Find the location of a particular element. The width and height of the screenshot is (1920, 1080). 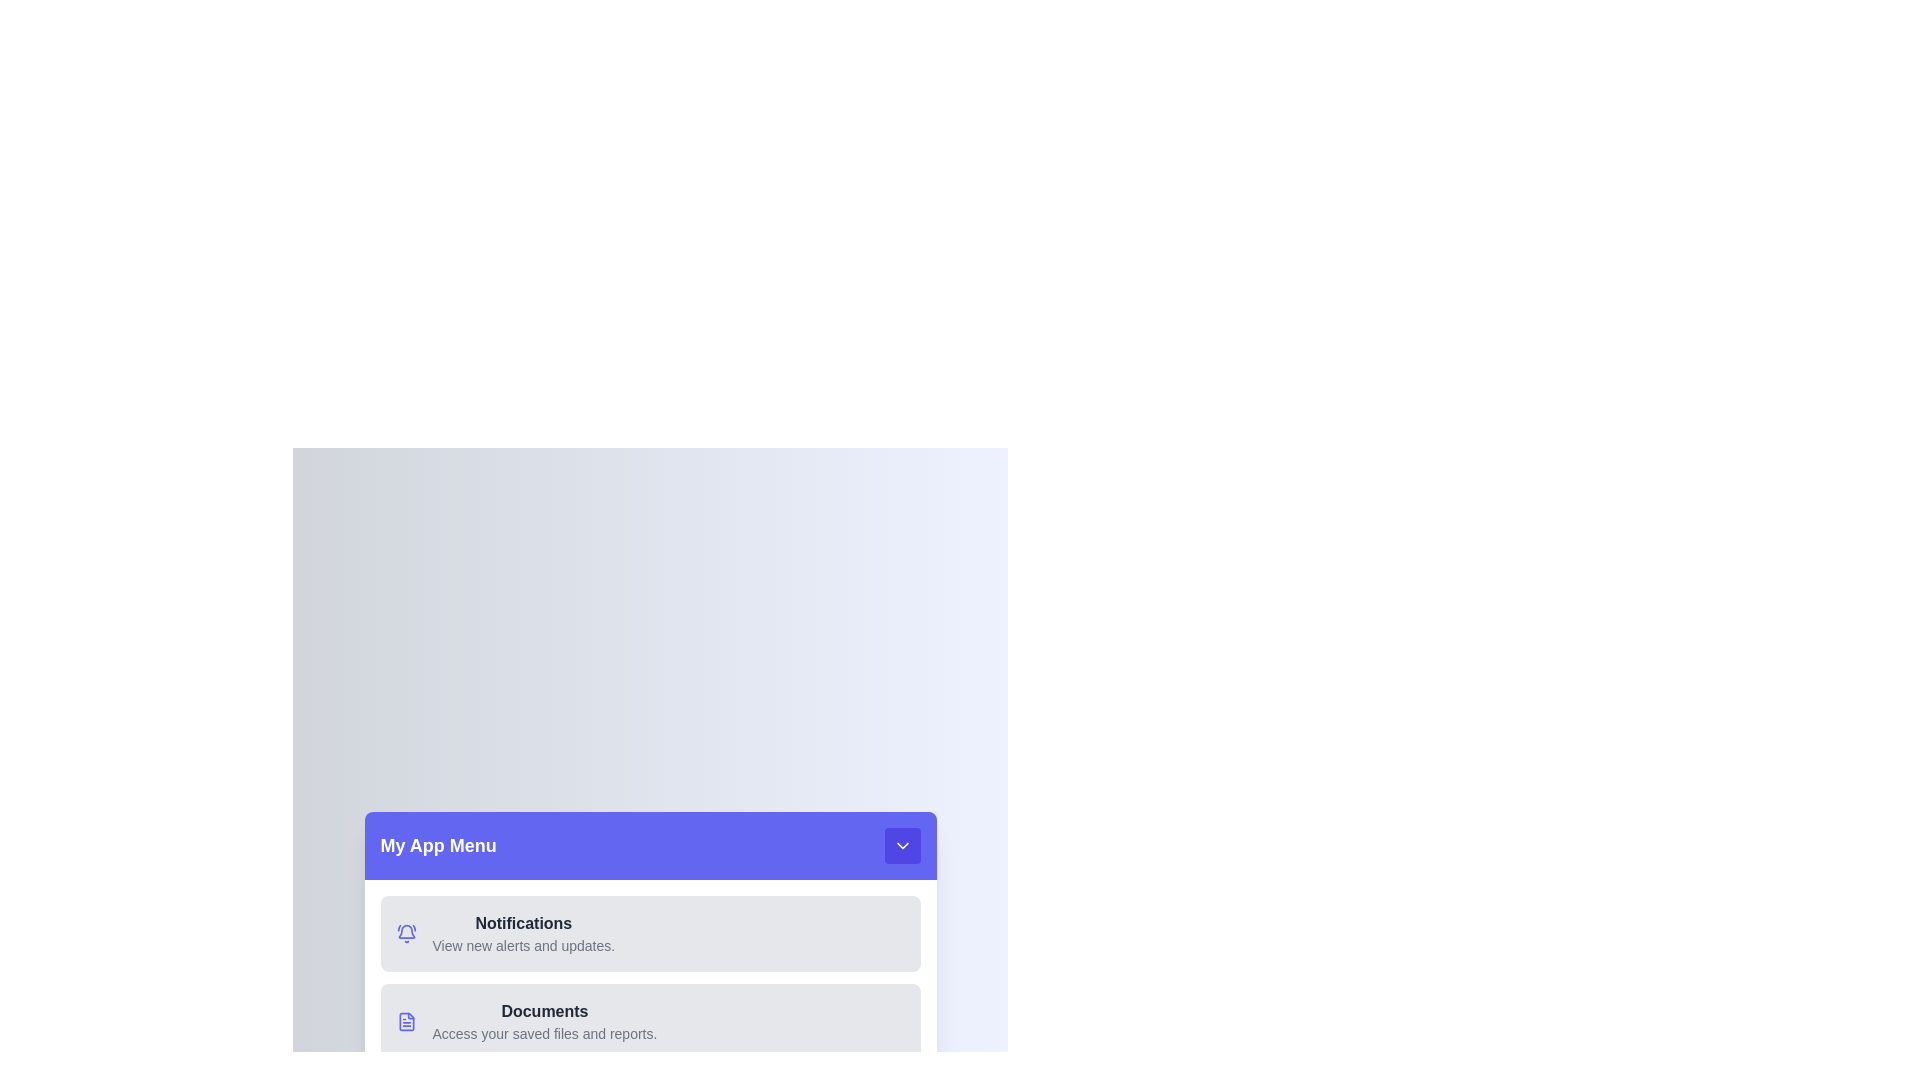

the icon associated with Notifications is located at coordinates (405, 933).